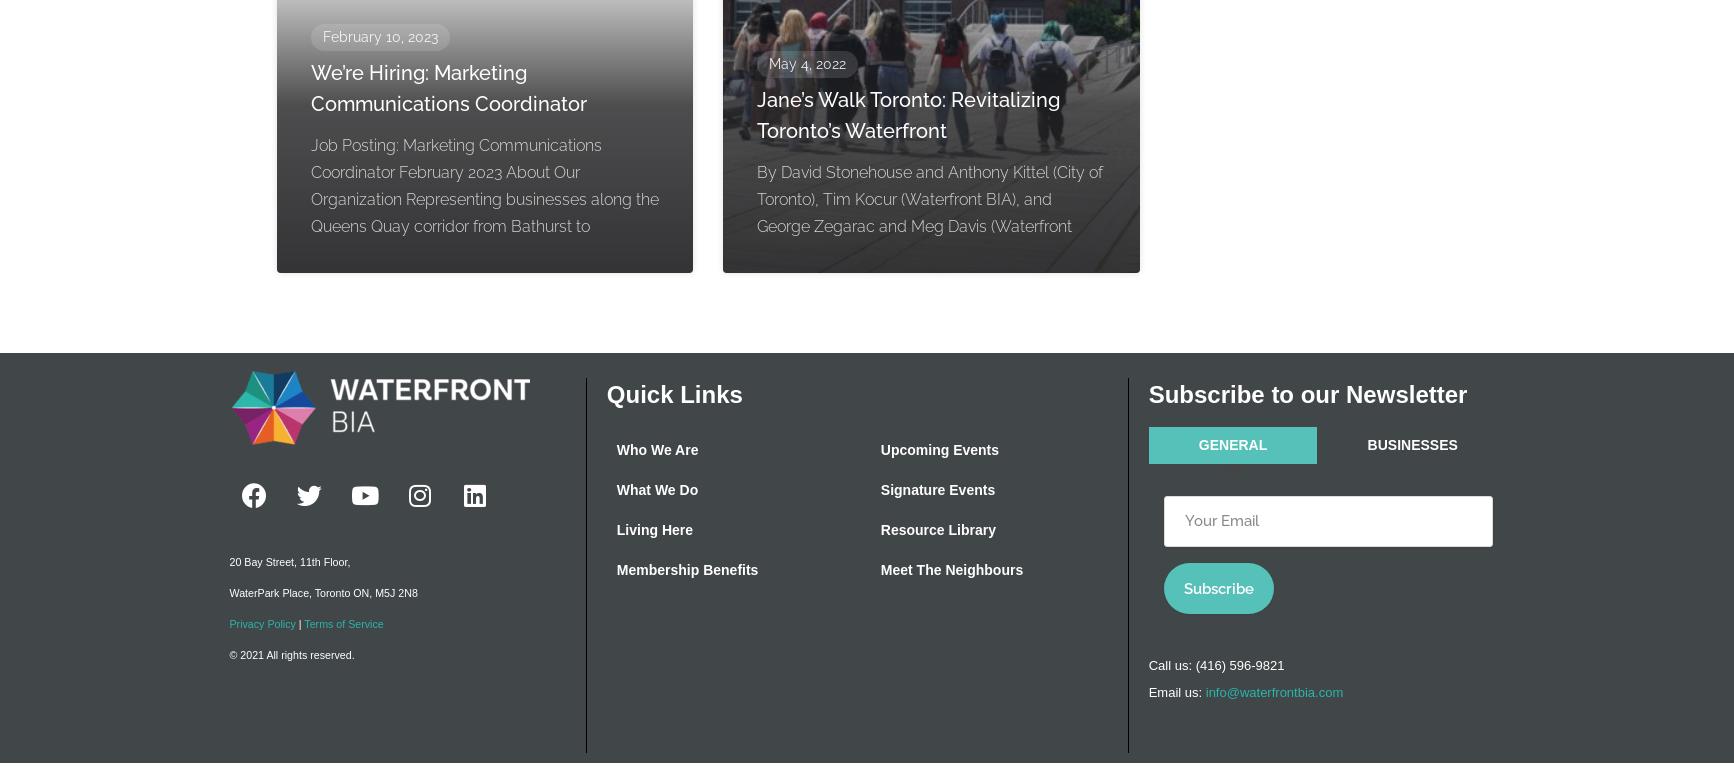  I want to click on 'Terms of Service', so click(303, 623).